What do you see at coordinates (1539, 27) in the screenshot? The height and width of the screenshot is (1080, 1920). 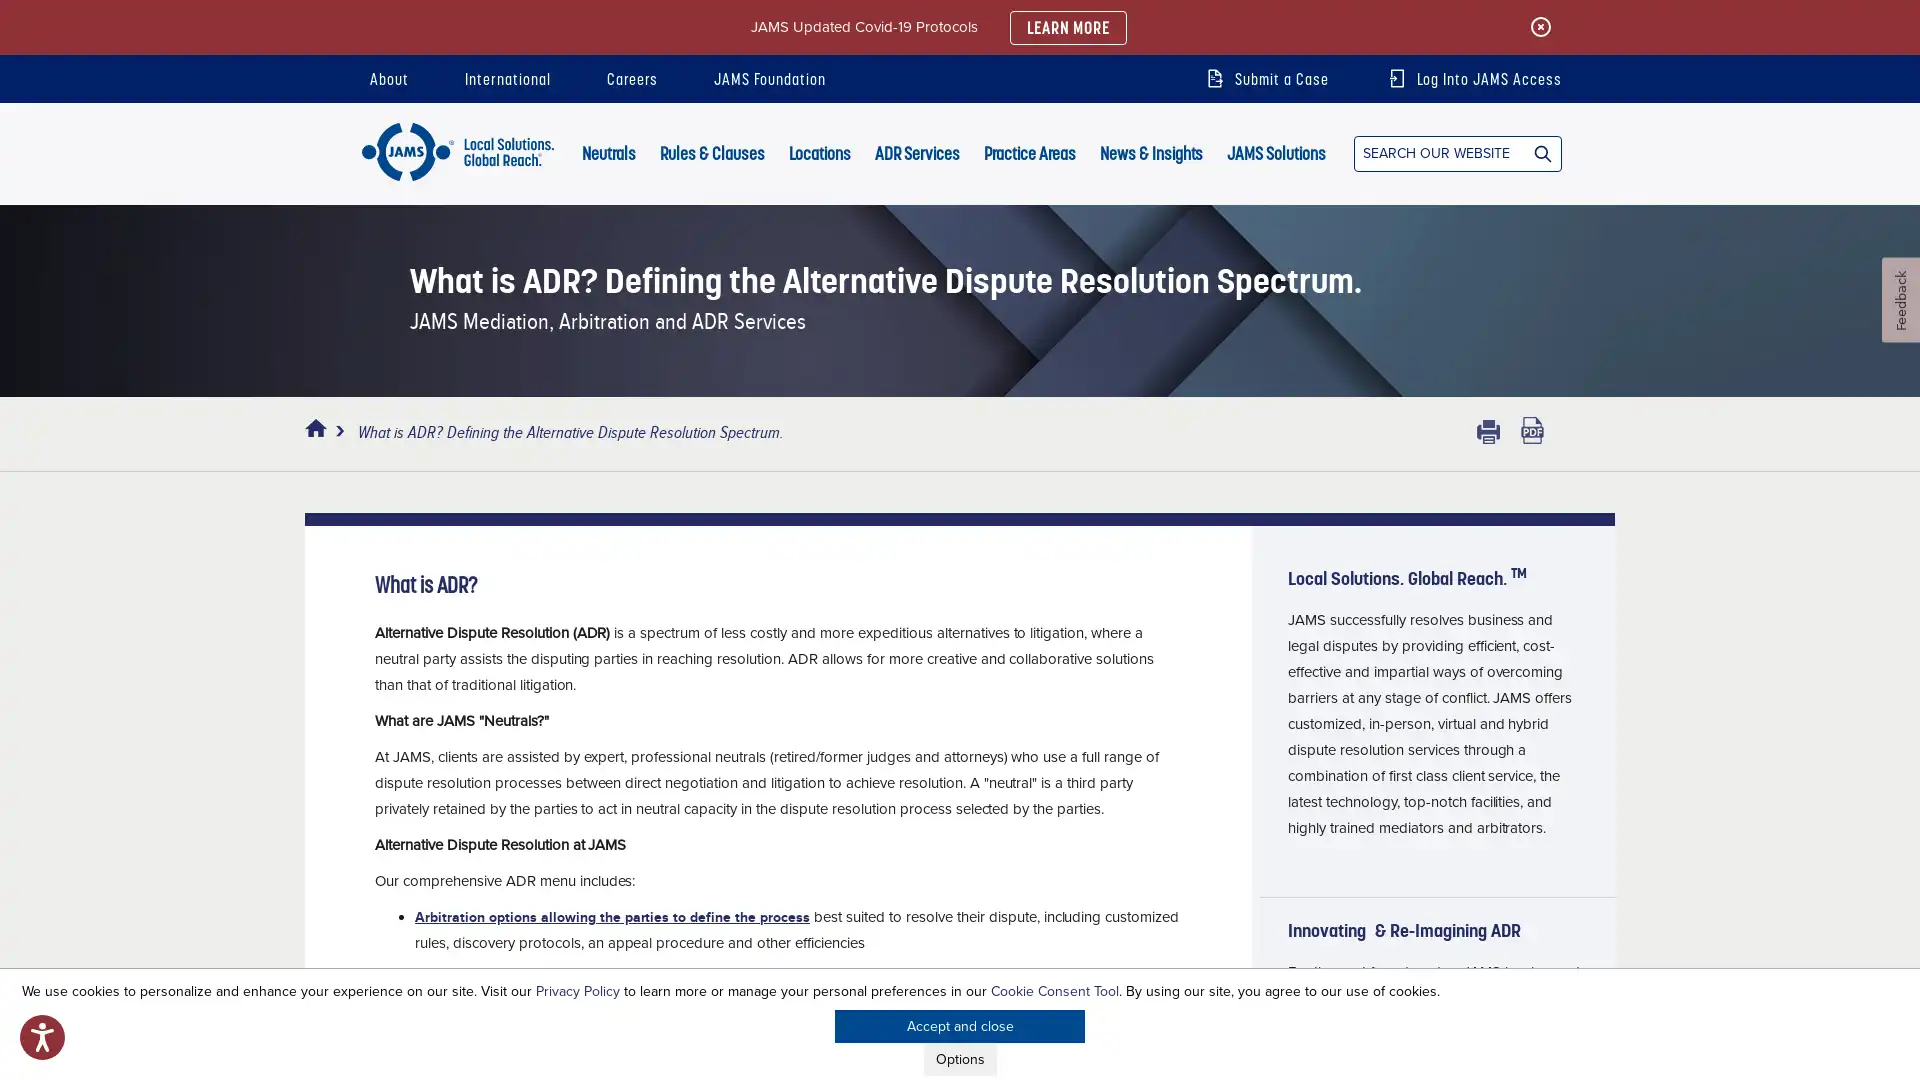 I see `Close the update alert.` at bounding box center [1539, 27].